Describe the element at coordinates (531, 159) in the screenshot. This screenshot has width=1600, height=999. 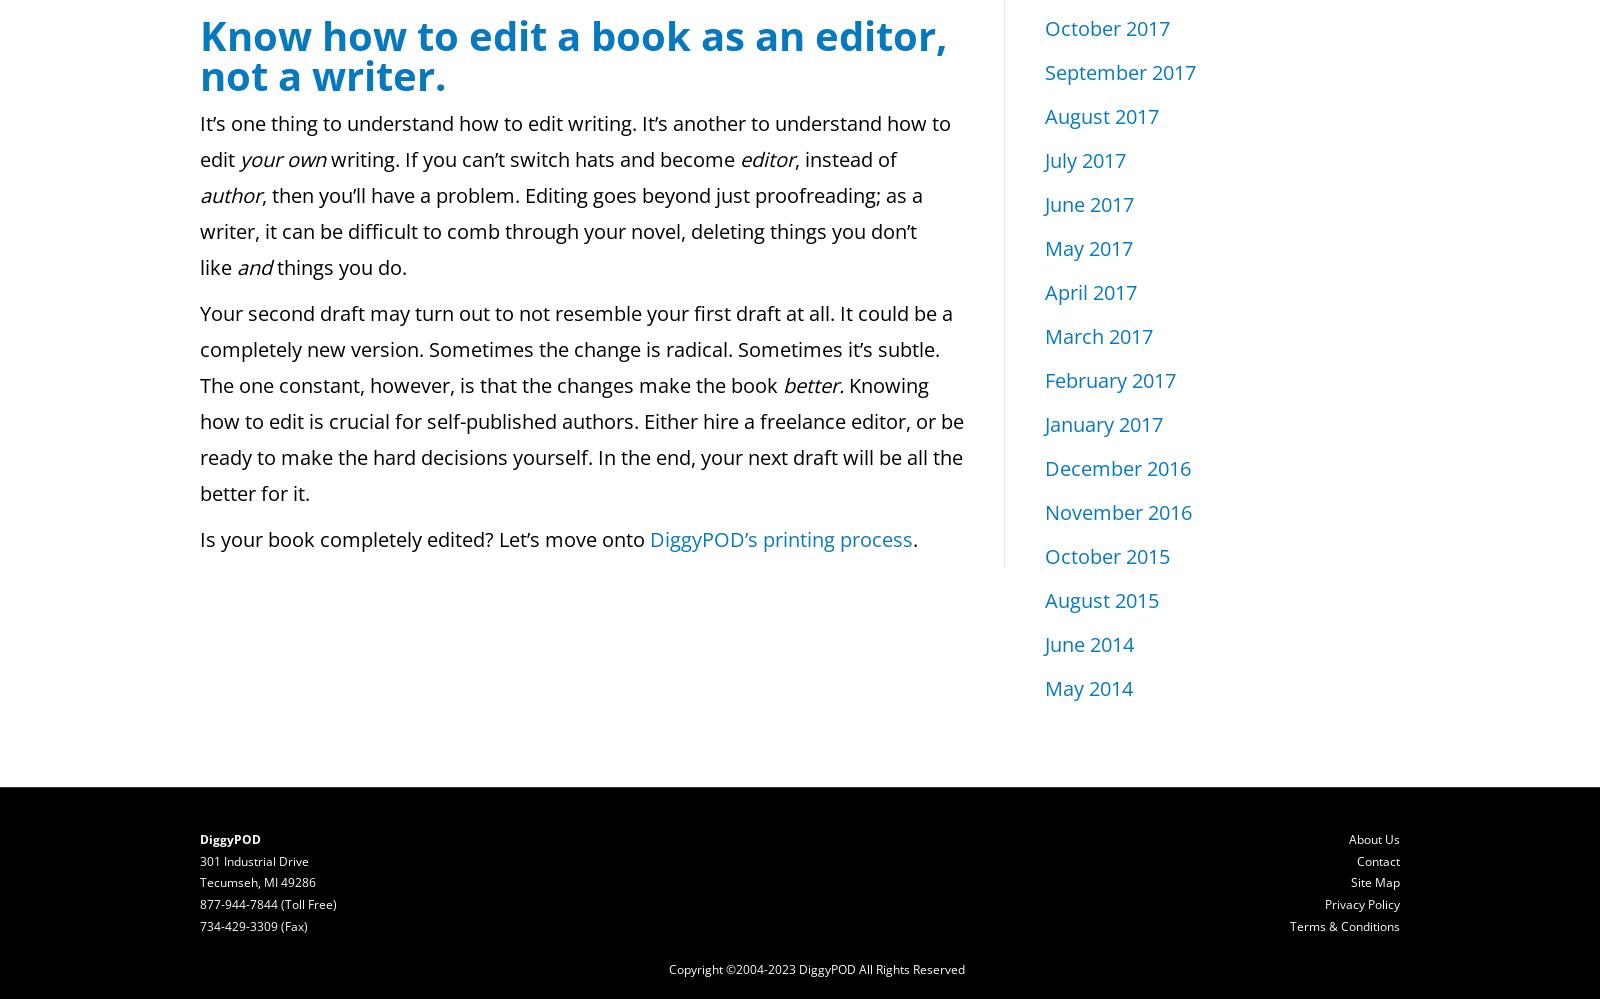
I see `'writing. If you can’t switch hats and become'` at that location.